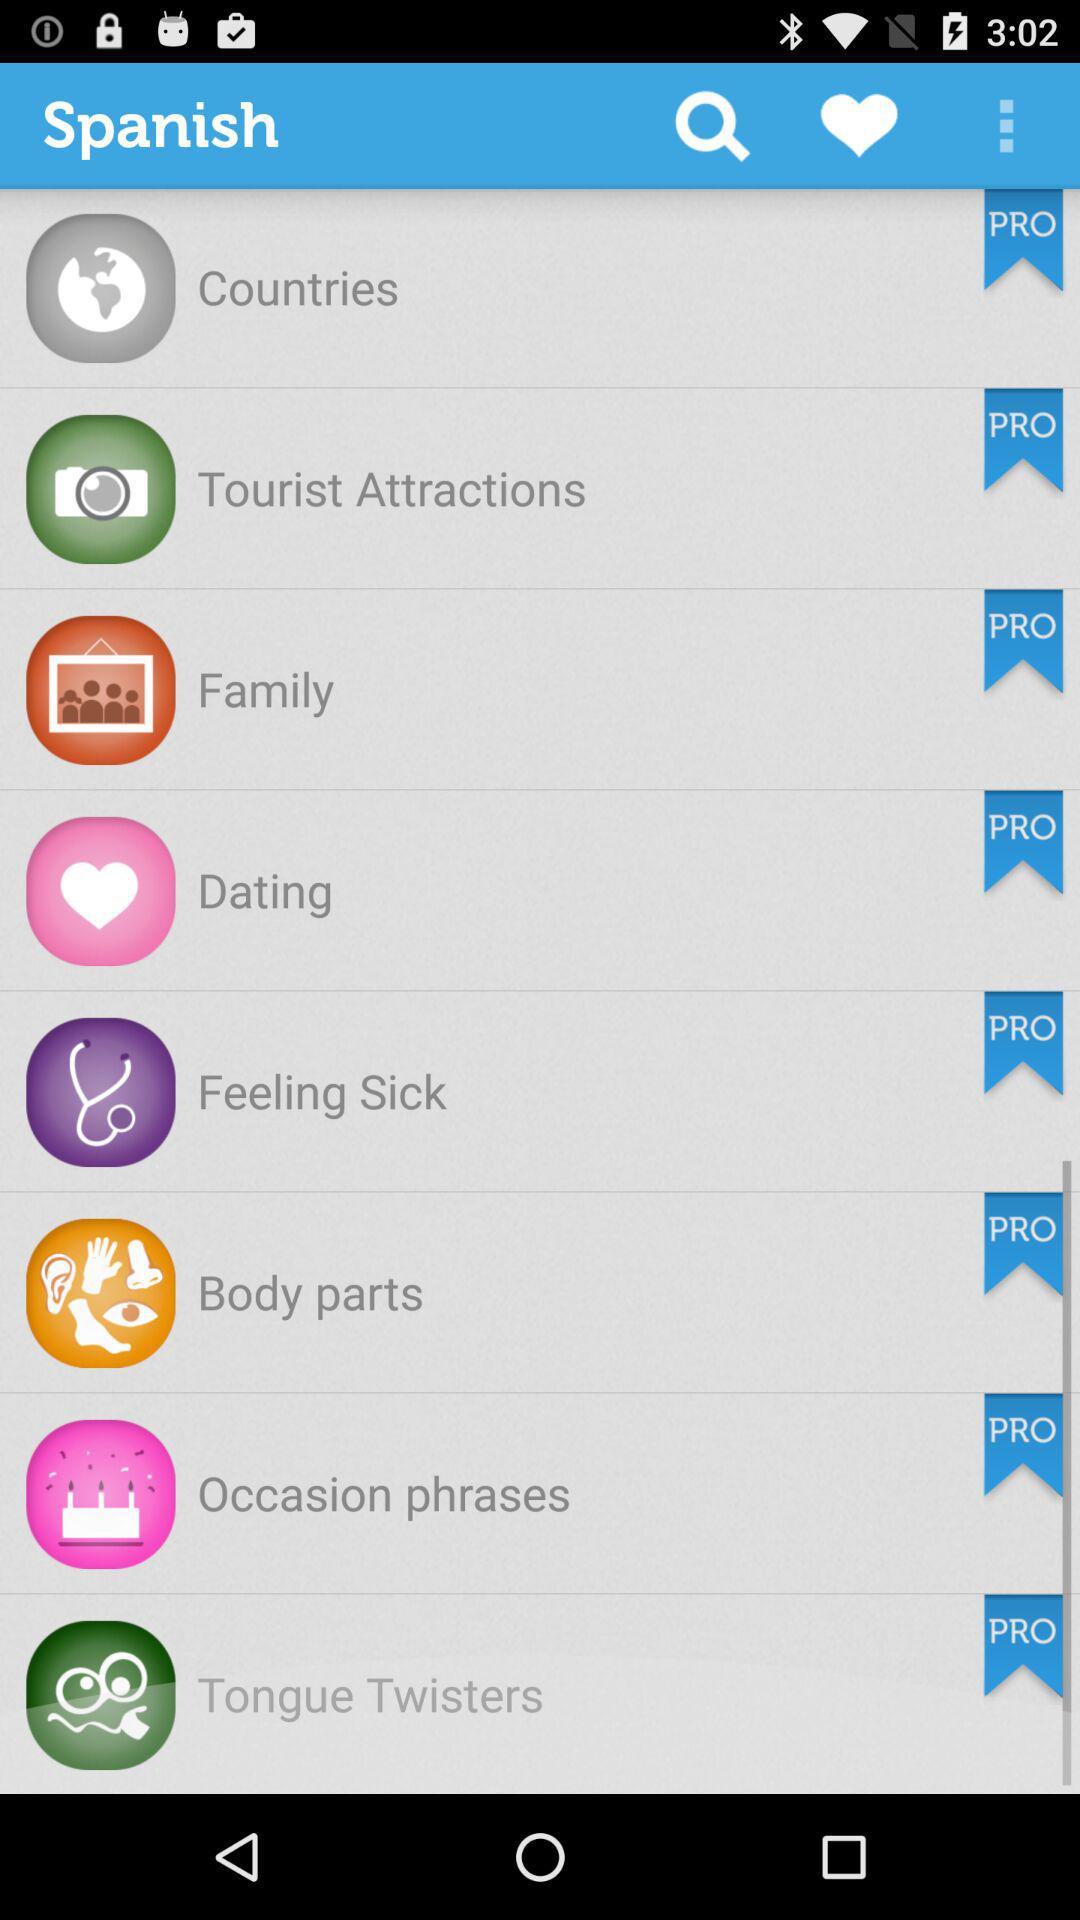 The image size is (1080, 1920). I want to click on the occasion phrases icon, so click(384, 1492).